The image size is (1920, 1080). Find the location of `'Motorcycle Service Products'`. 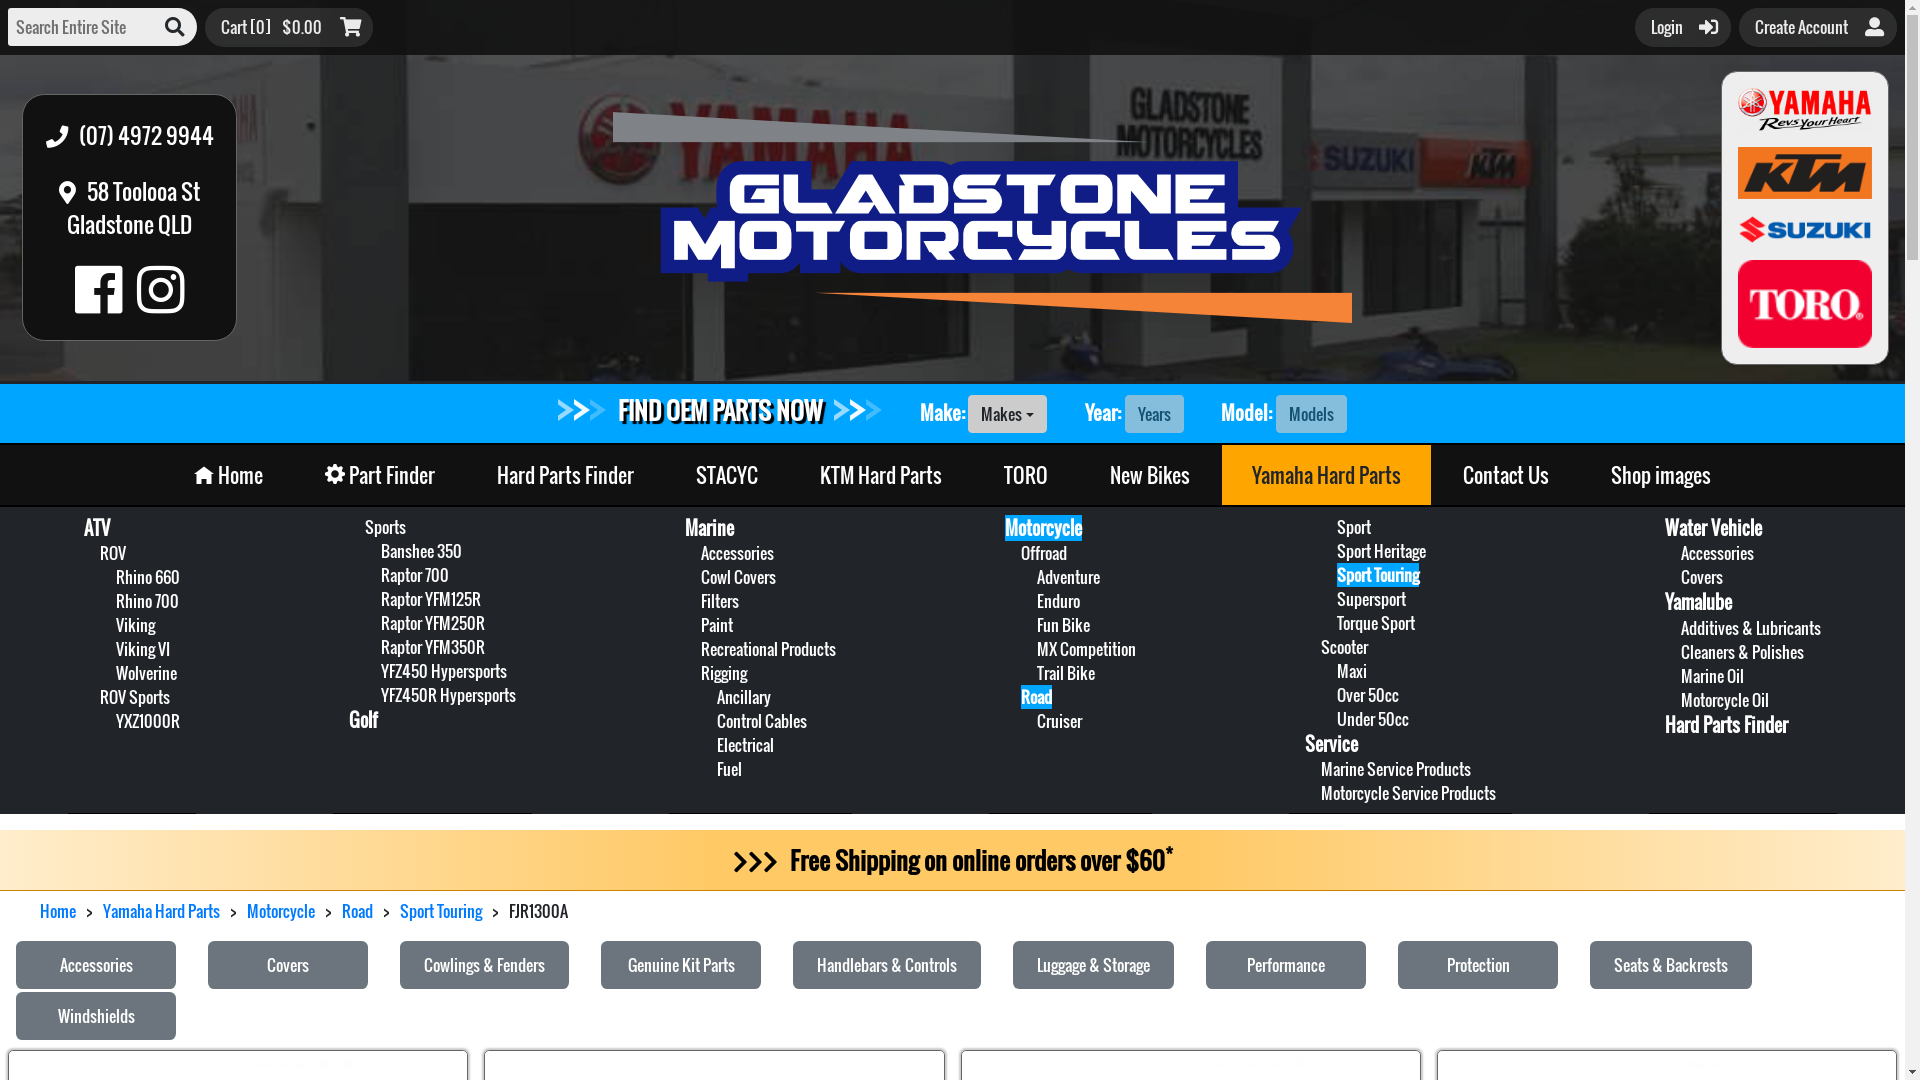

'Motorcycle Service Products' is located at coordinates (1407, 792).